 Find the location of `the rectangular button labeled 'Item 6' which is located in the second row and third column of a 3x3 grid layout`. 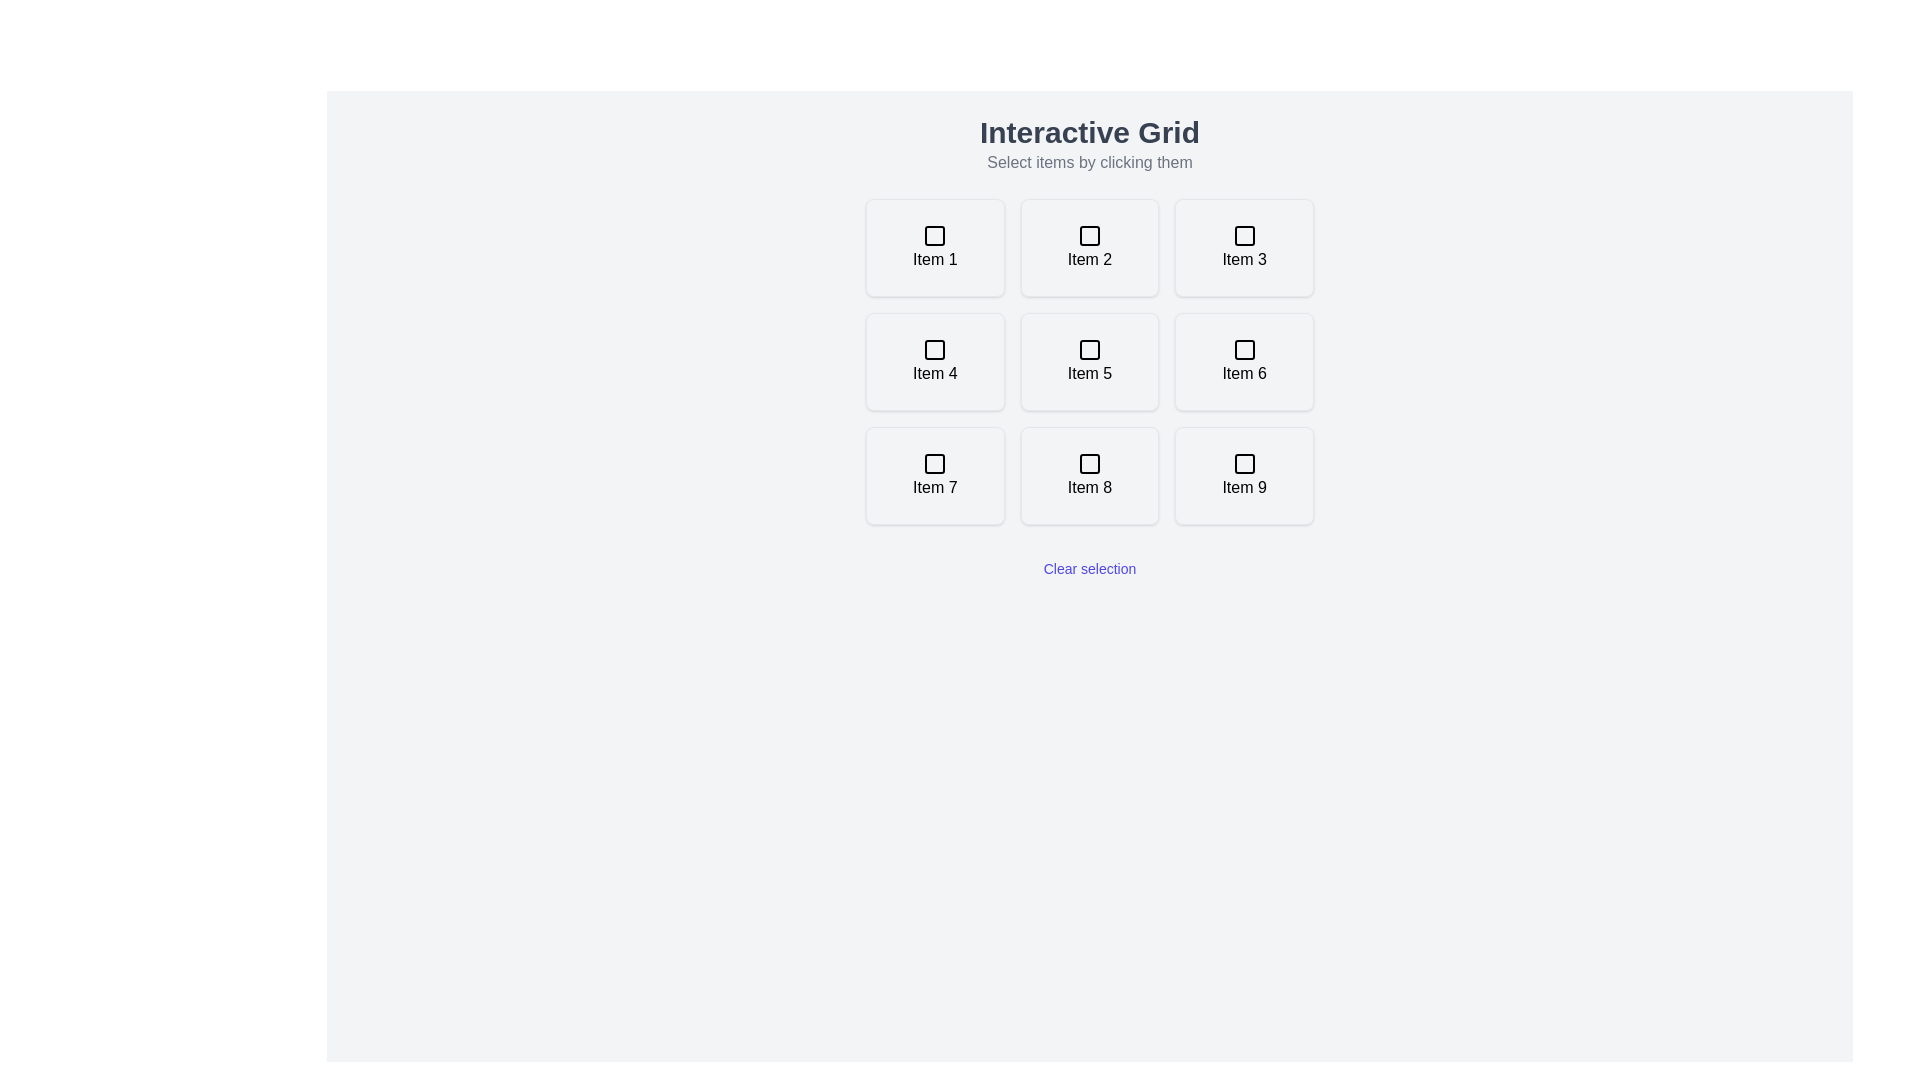

the rectangular button labeled 'Item 6' which is located in the second row and third column of a 3x3 grid layout is located at coordinates (1243, 362).